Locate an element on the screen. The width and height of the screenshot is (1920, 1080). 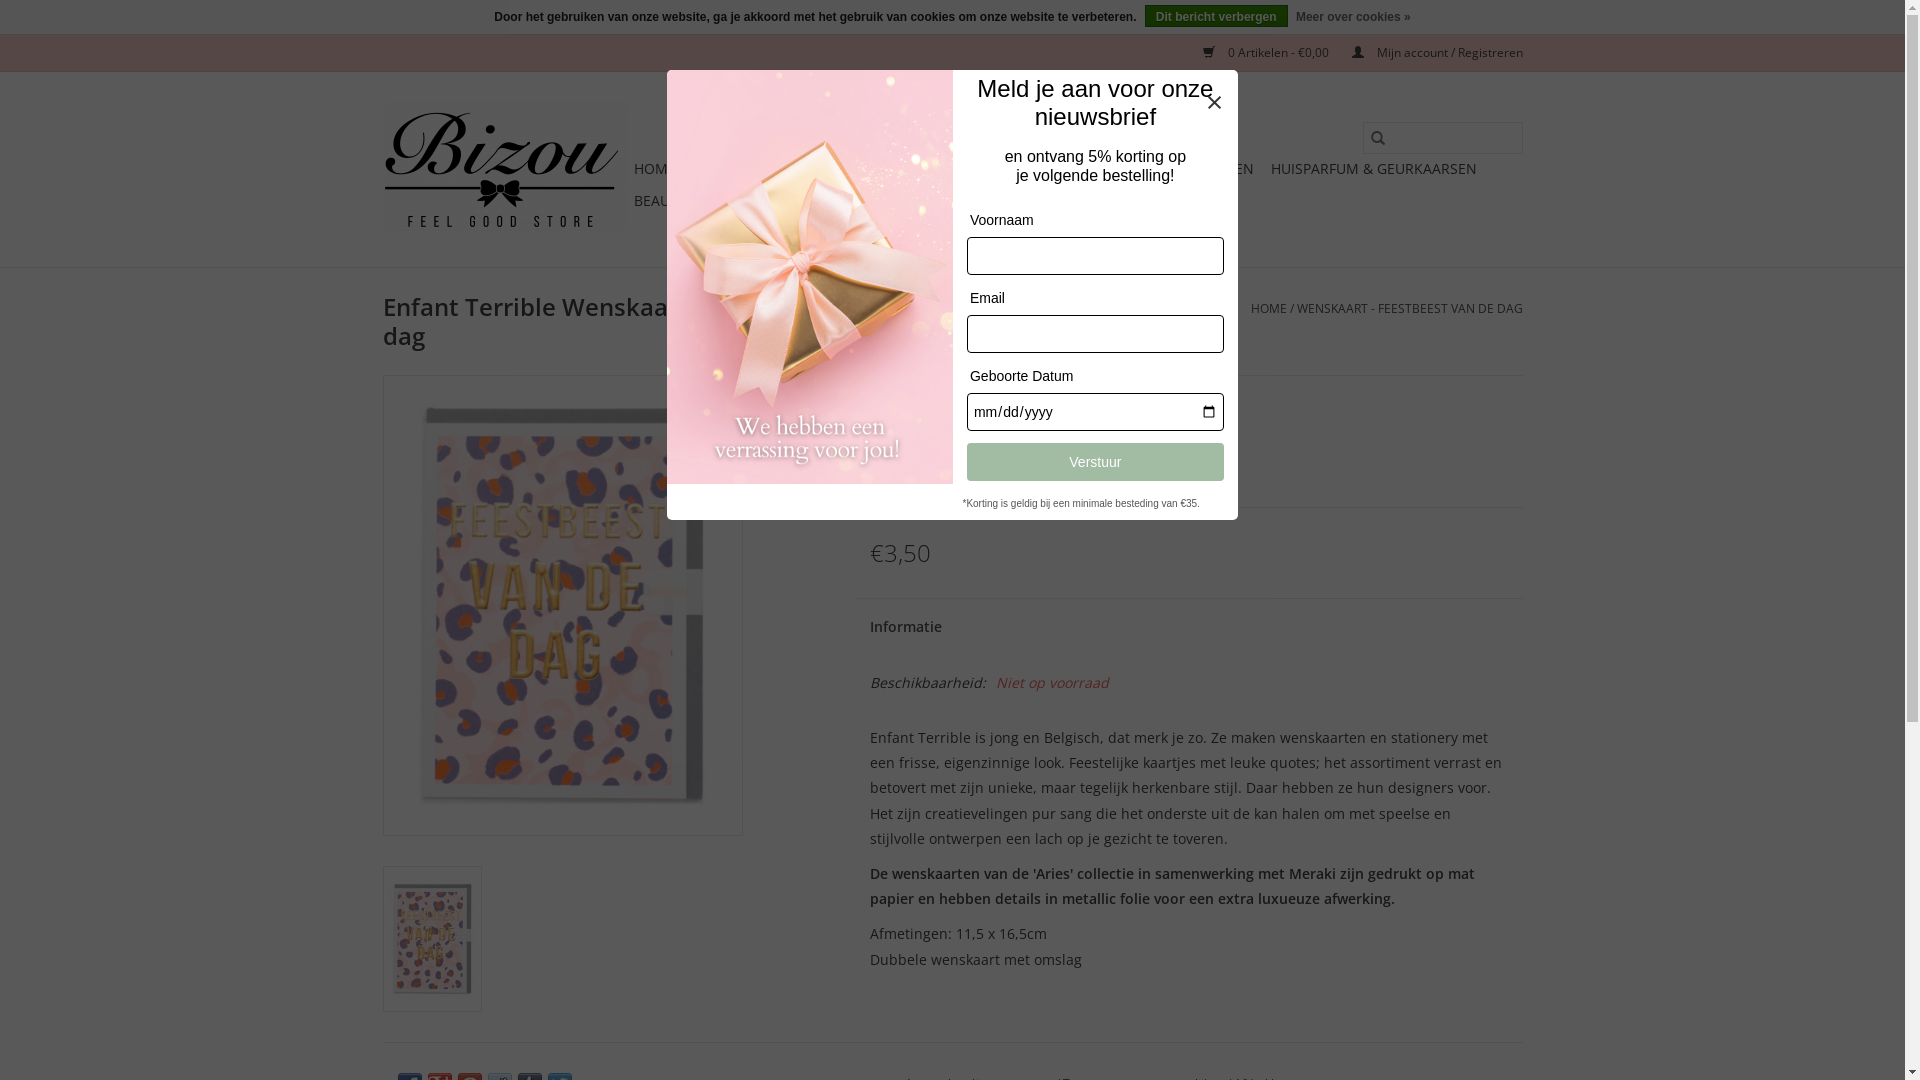
'BEAUTY' is located at coordinates (627, 200).